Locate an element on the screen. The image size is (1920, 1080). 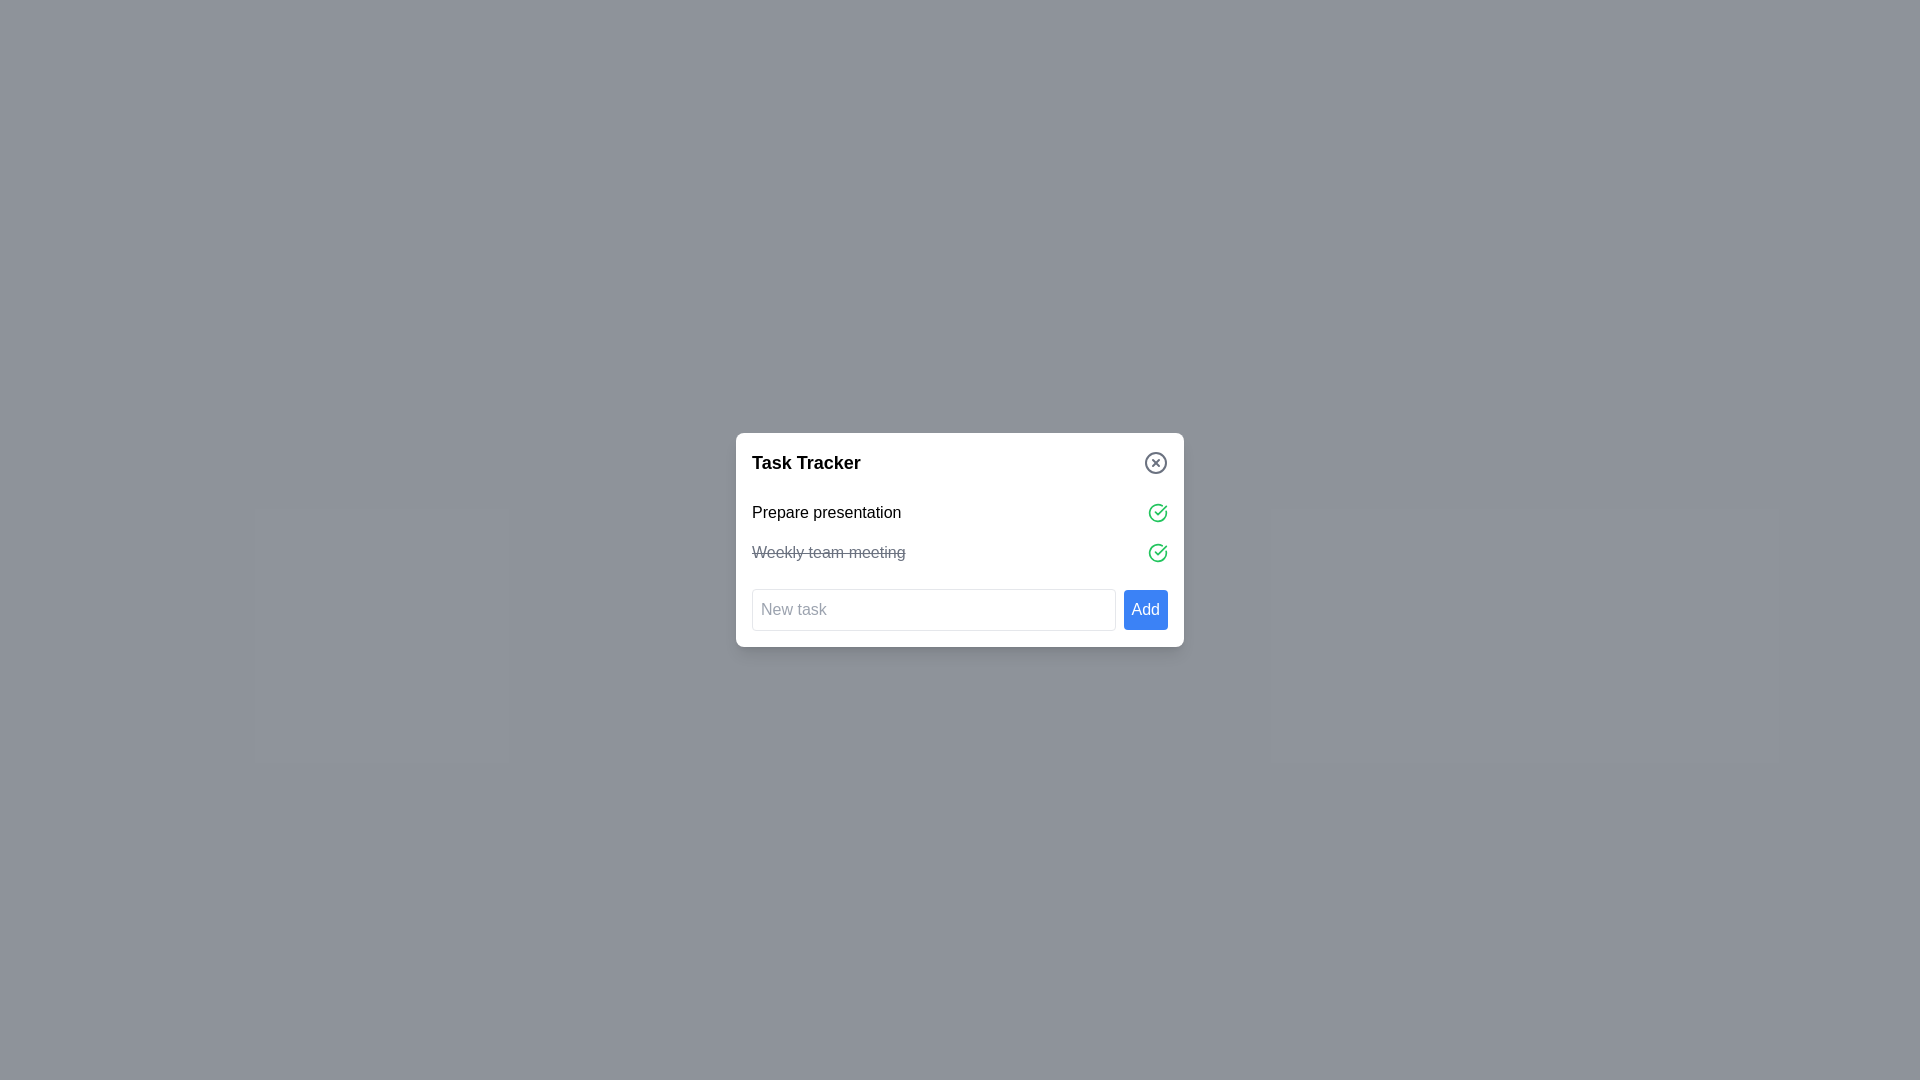
the Text (Heading) that serves as the title for the section, providing clarity on task management is located at coordinates (806, 462).